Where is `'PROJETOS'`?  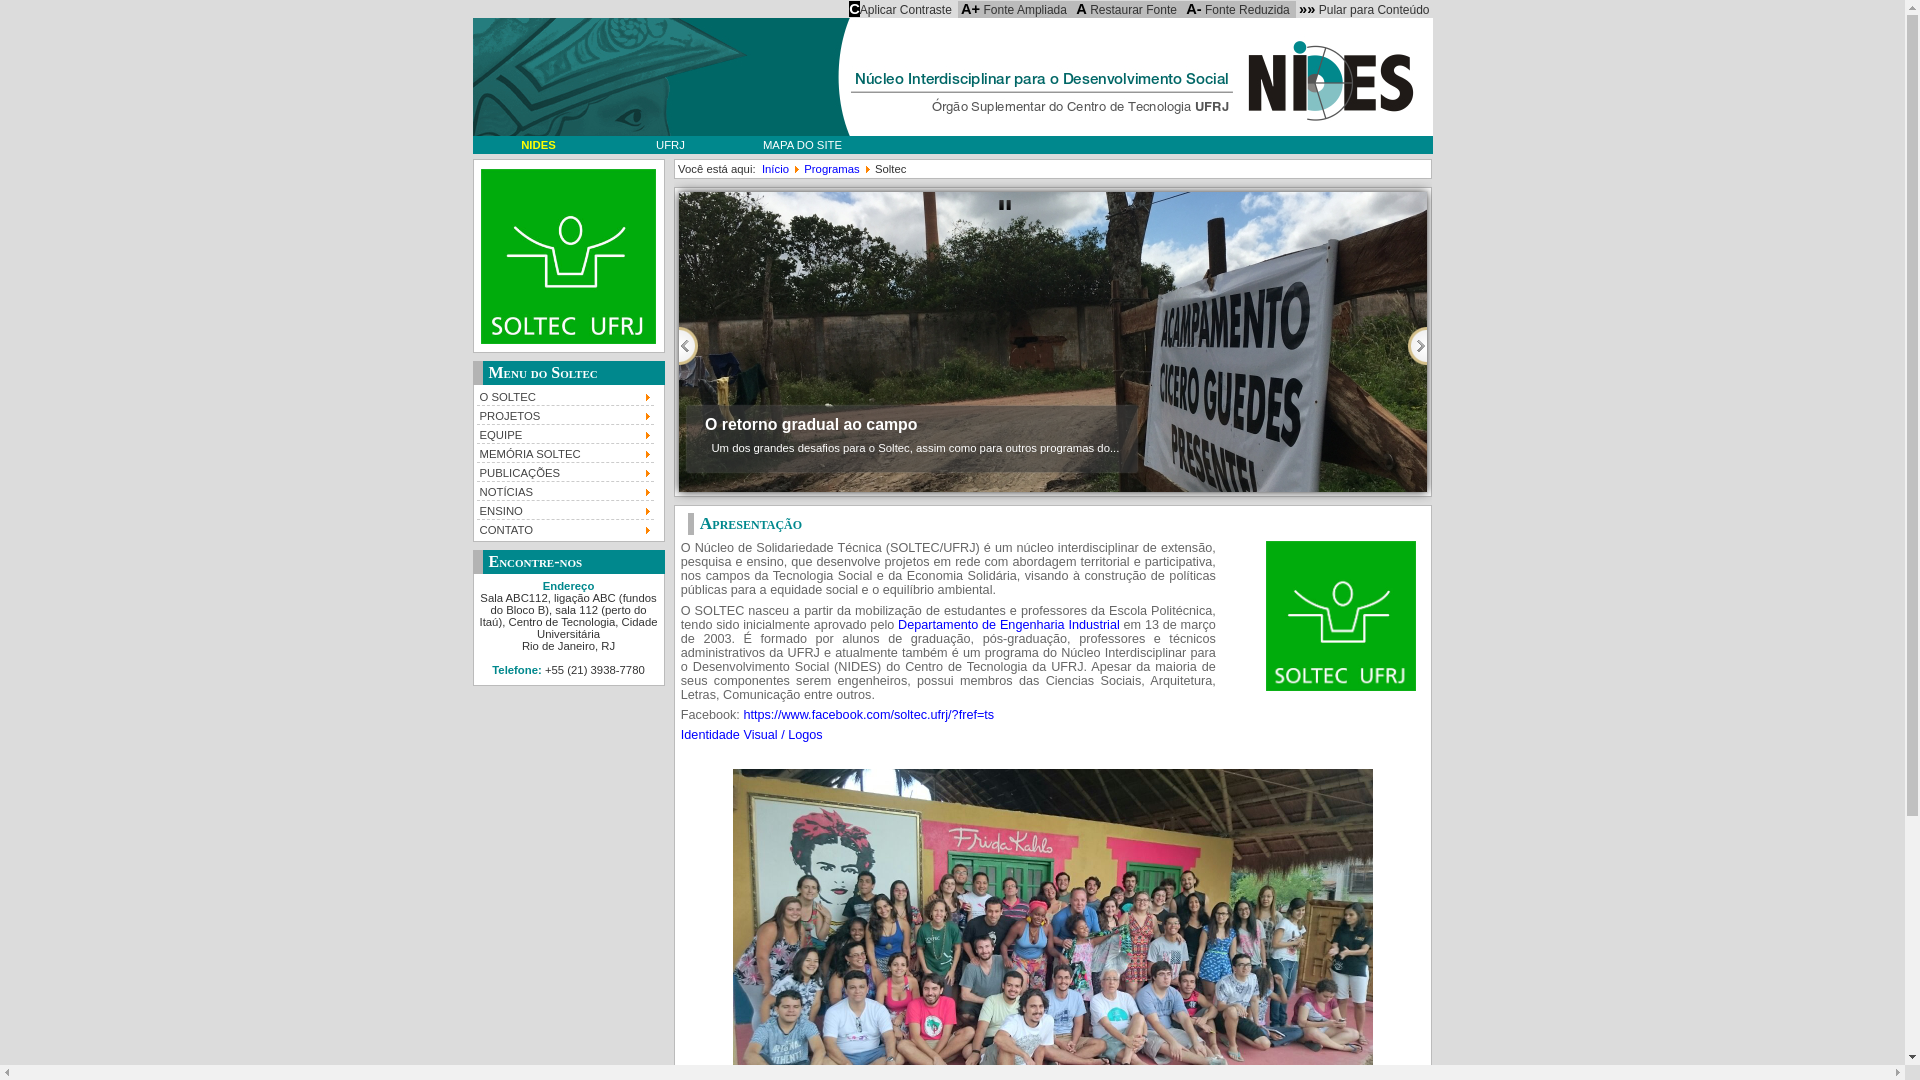
'PROJETOS' is located at coordinates (564, 413).